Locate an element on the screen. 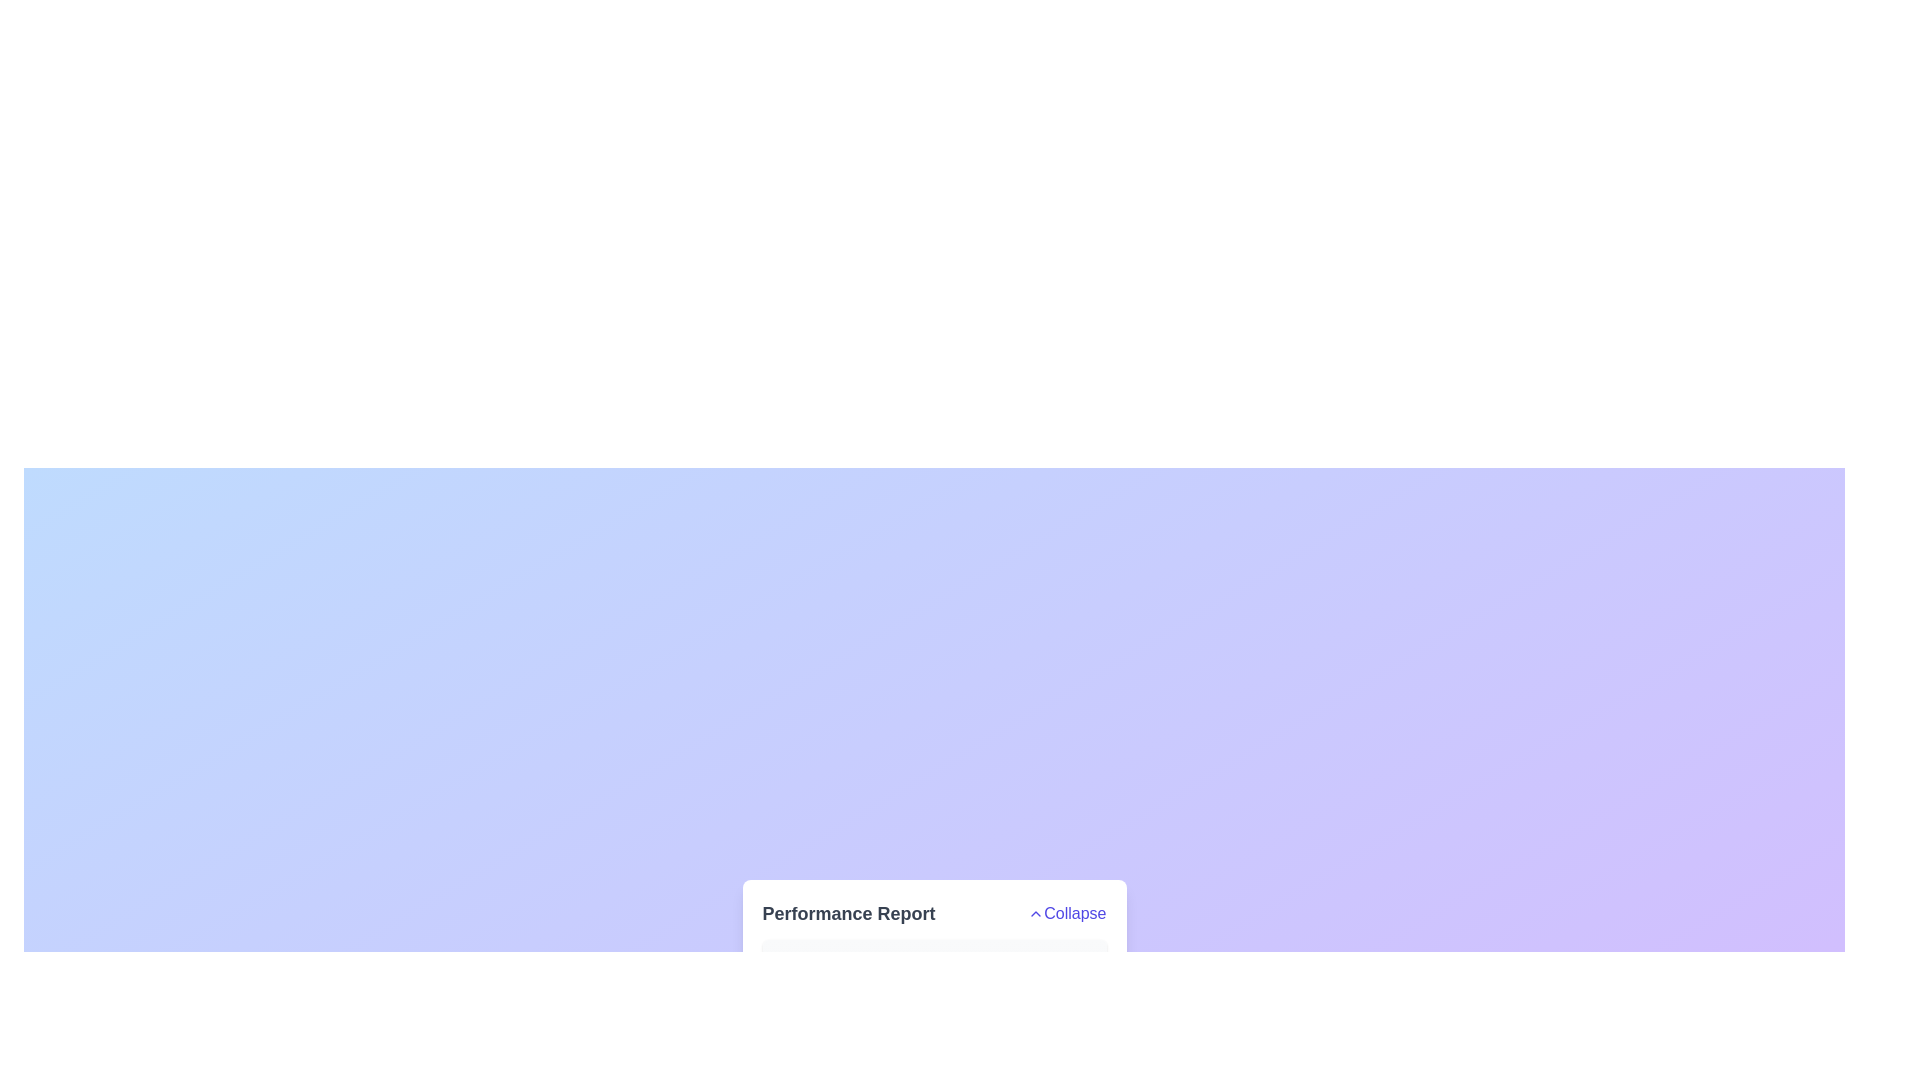 The width and height of the screenshot is (1920, 1080). the collapsible section toggle icon located to the right of the 'Collapse' text is located at coordinates (1036, 914).